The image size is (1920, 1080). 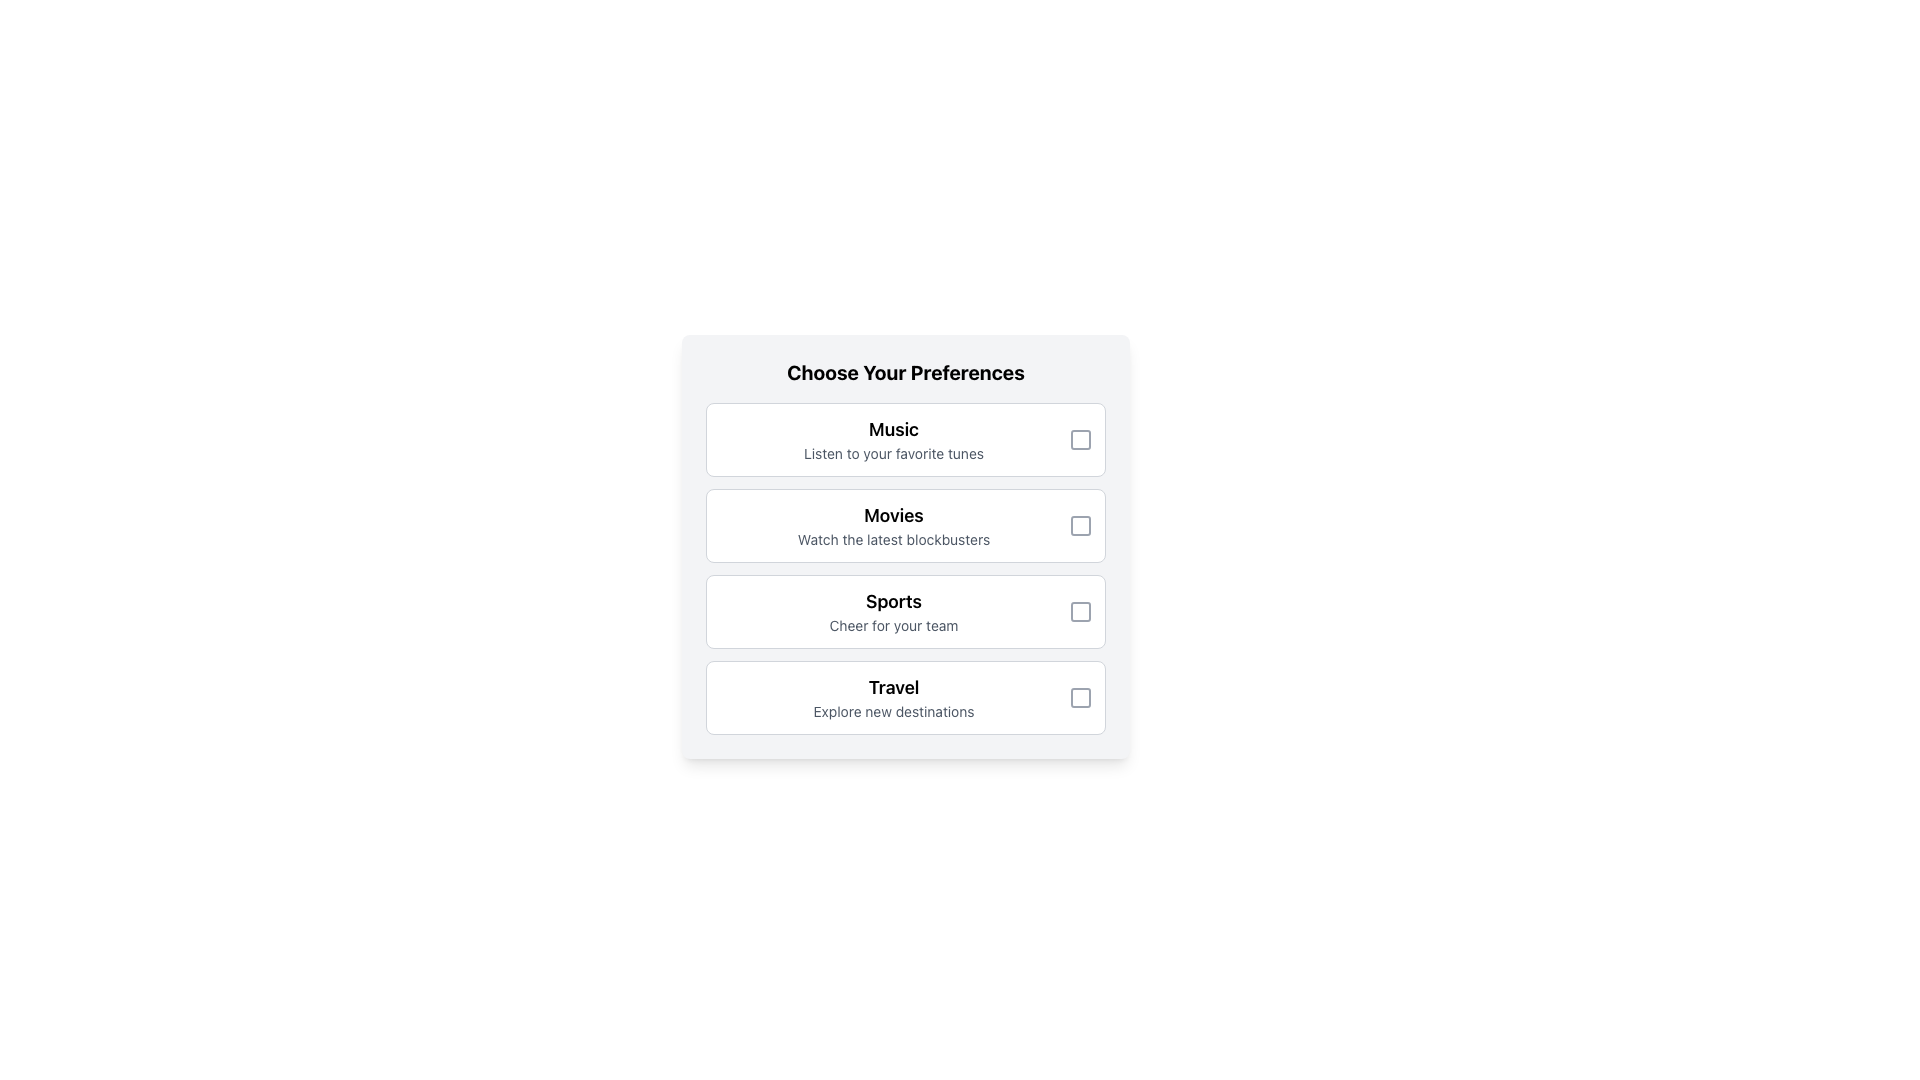 What do you see at coordinates (905, 697) in the screenshot?
I see `the 'Travel' option card with a checkbox` at bounding box center [905, 697].